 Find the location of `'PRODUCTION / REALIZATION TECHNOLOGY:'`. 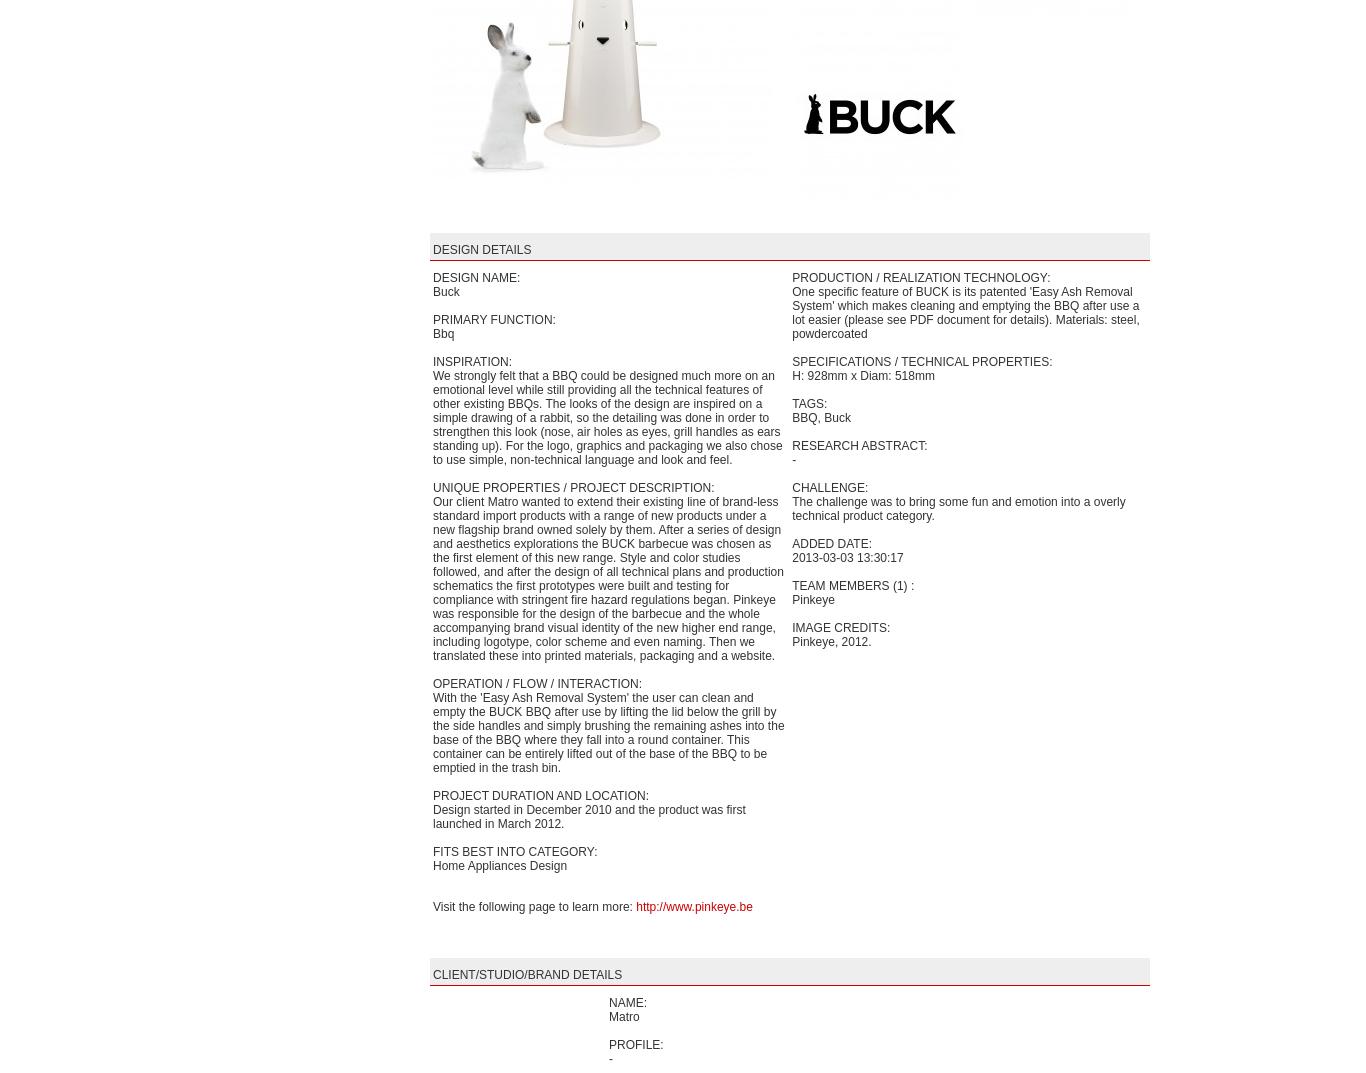

'PRODUCTION / REALIZATION TECHNOLOGY:' is located at coordinates (920, 277).